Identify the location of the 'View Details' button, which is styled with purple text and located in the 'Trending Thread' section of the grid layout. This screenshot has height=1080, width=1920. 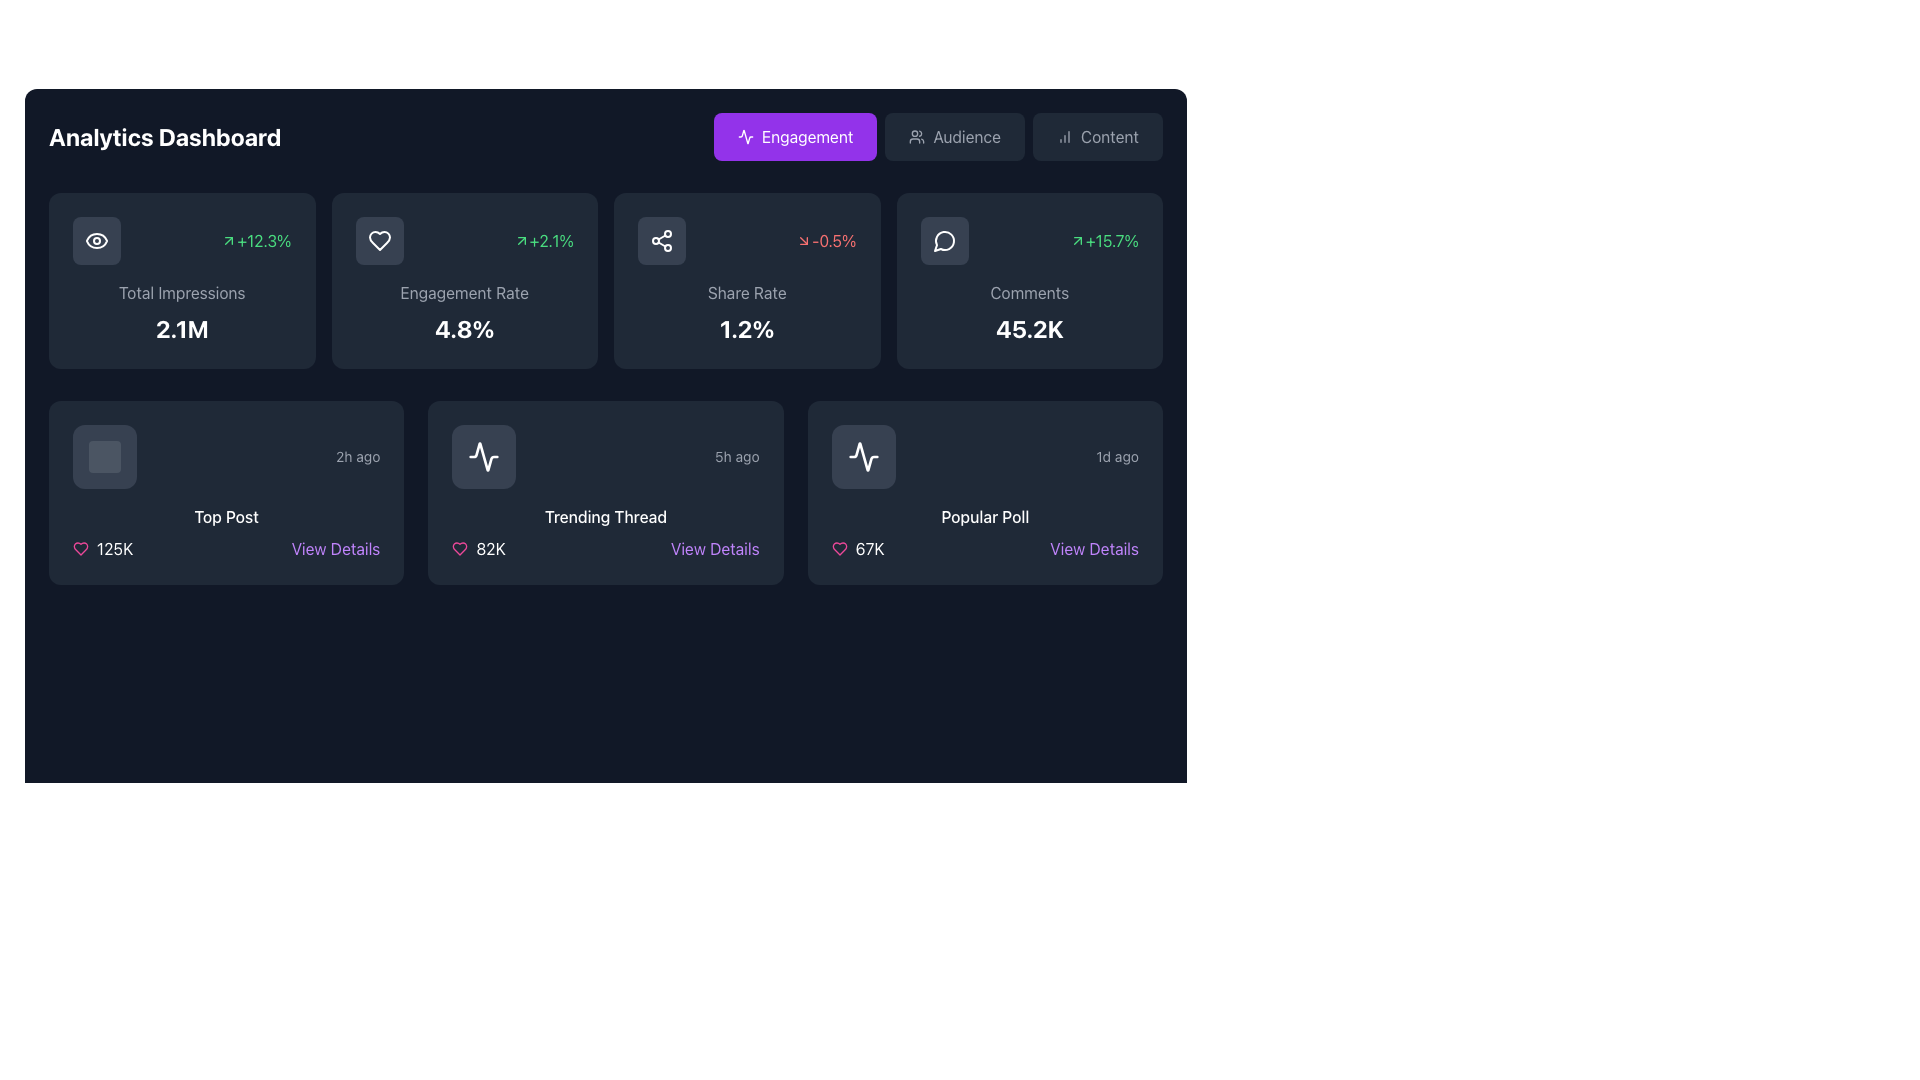
(715, 548).